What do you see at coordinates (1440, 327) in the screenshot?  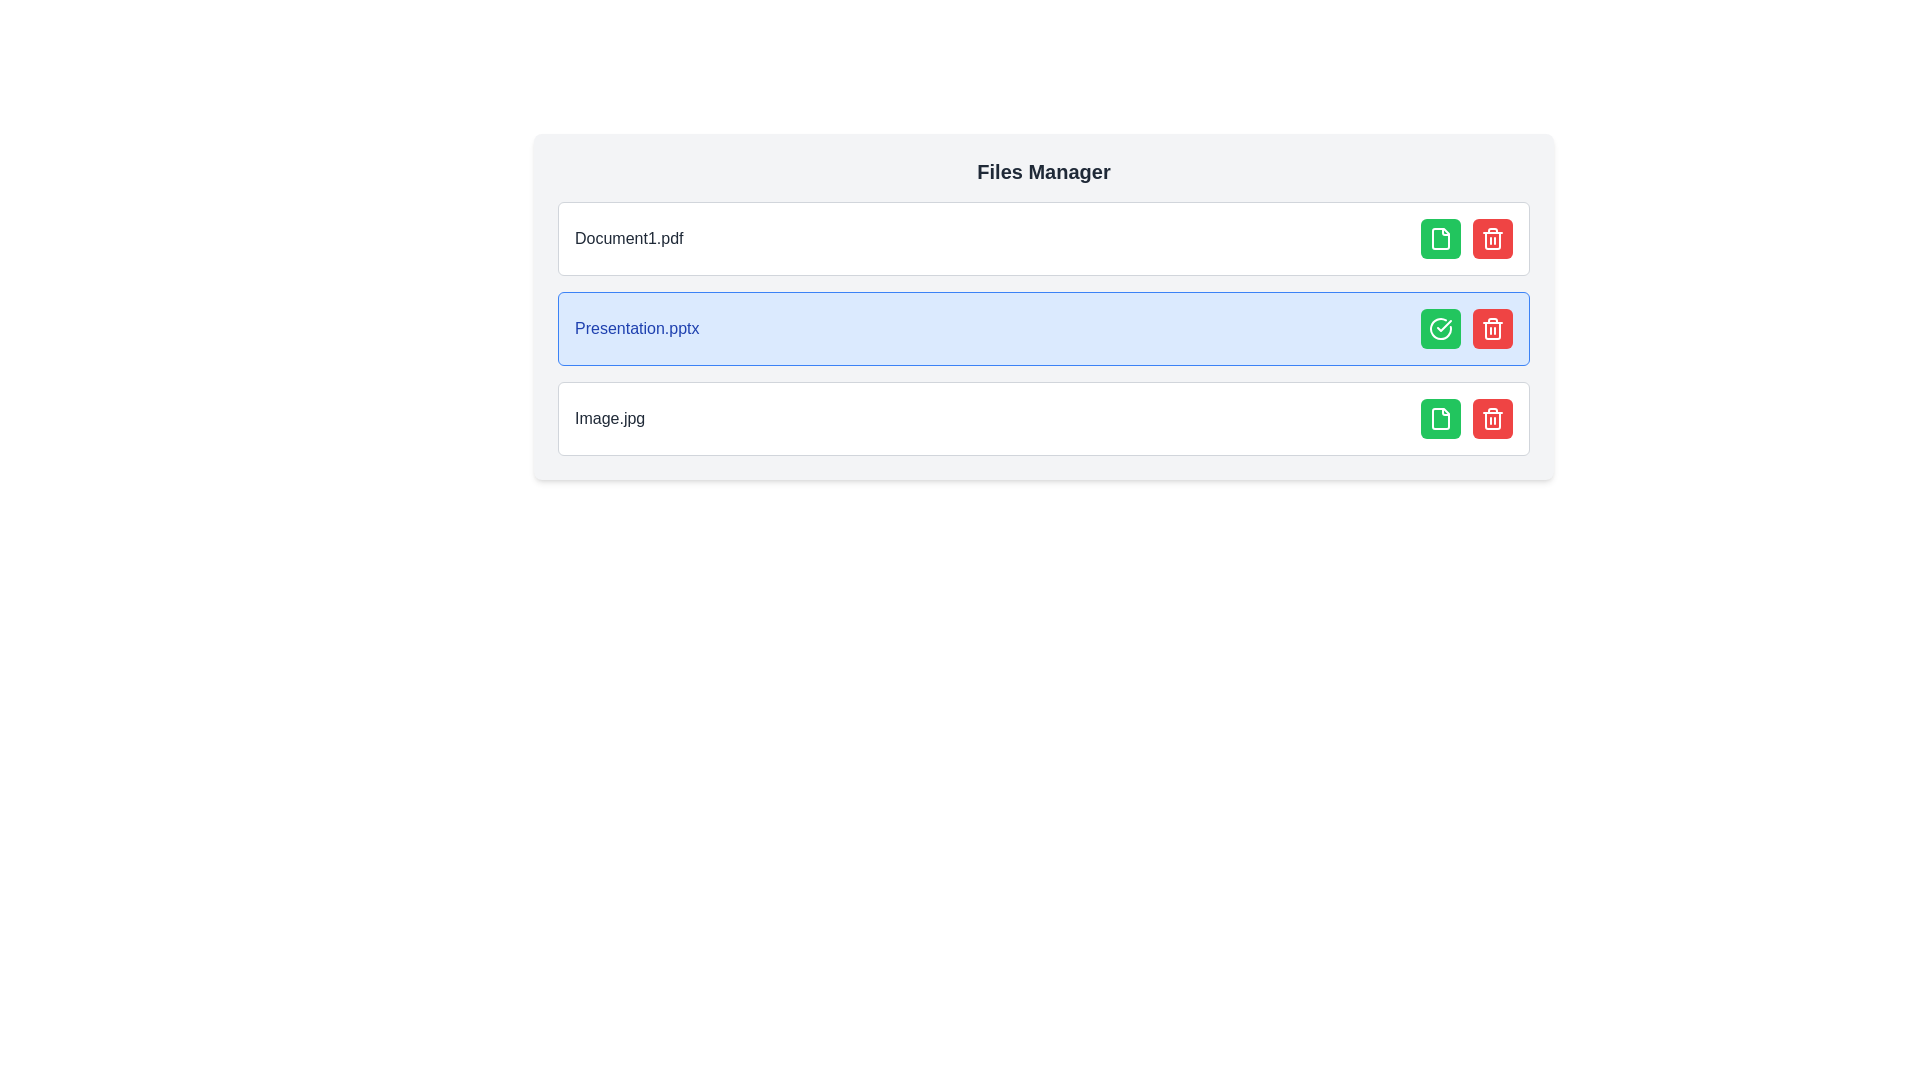 I see `the confirmation button located in the second row, first position, to observe the style change` at bounding box center [1440, 327].